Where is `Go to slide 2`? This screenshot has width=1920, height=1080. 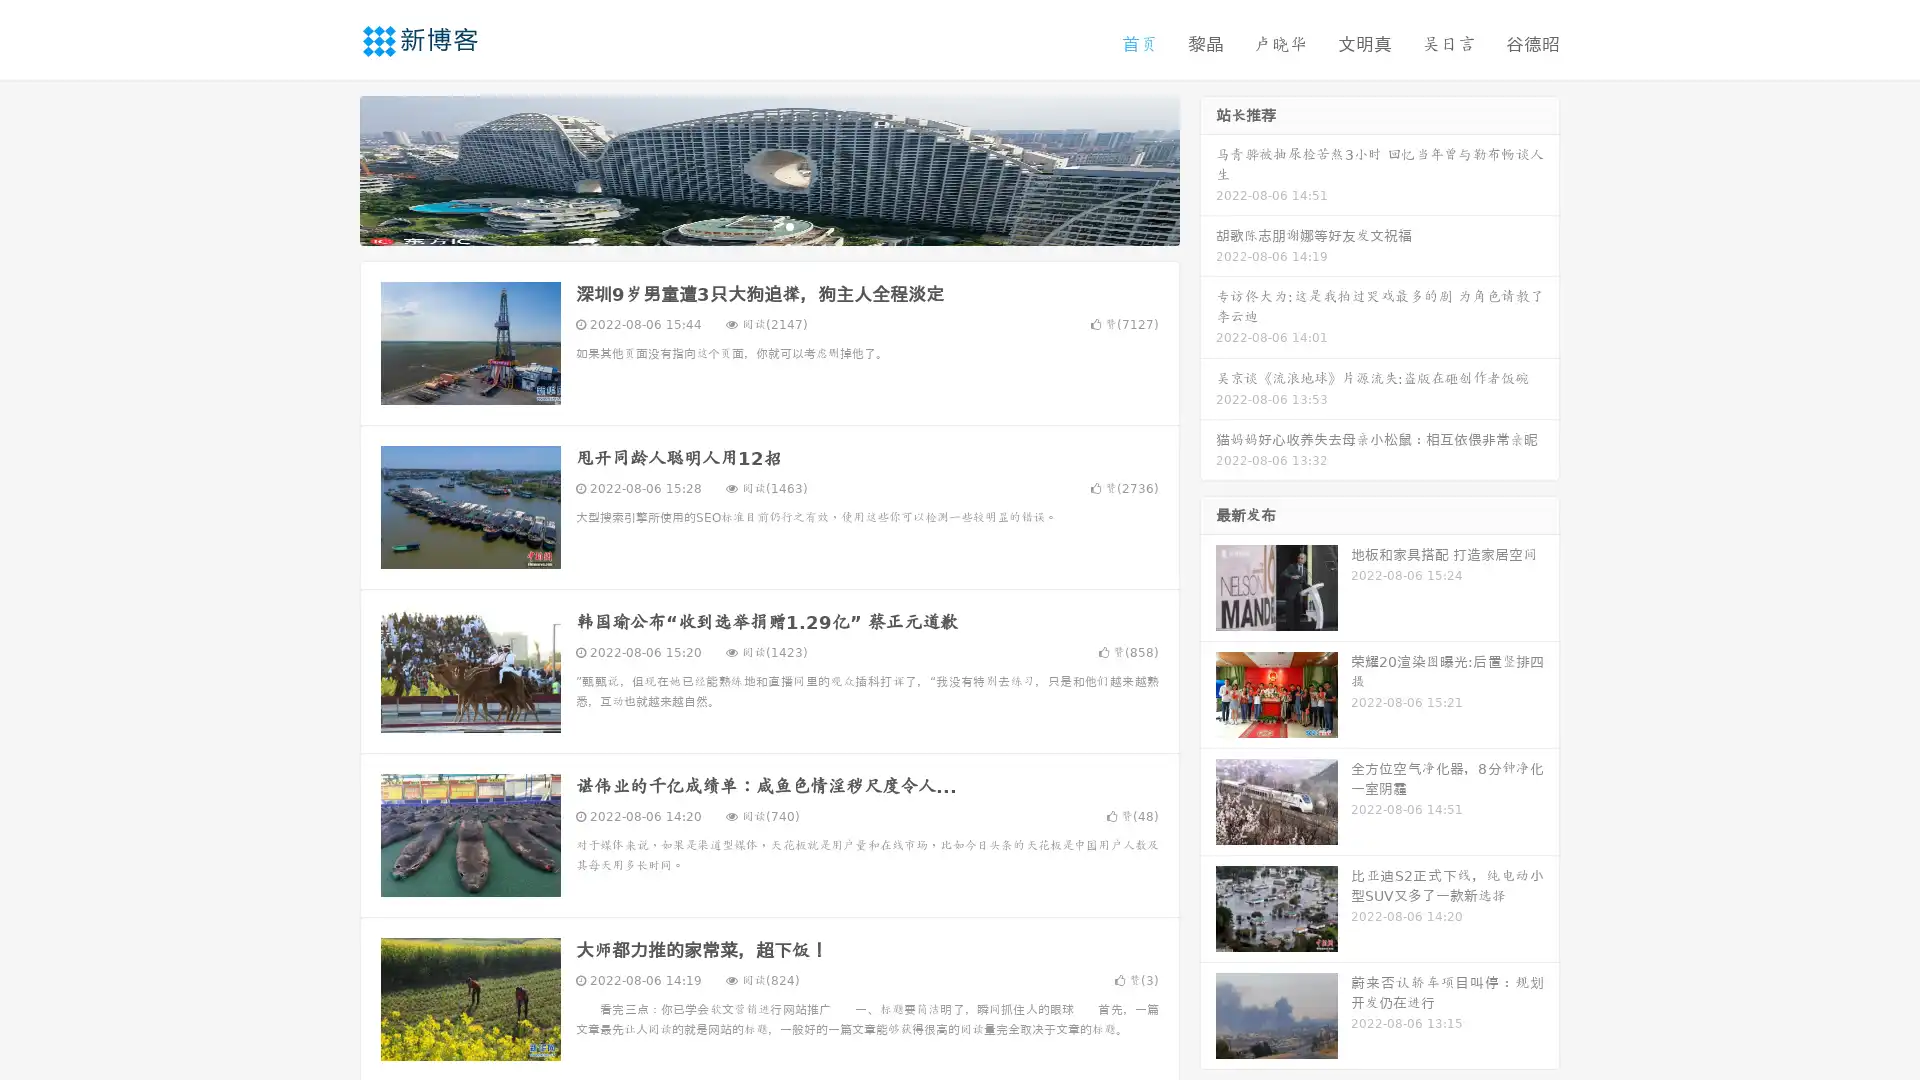 Go to slide 2 is located at coordinates (768, 225).